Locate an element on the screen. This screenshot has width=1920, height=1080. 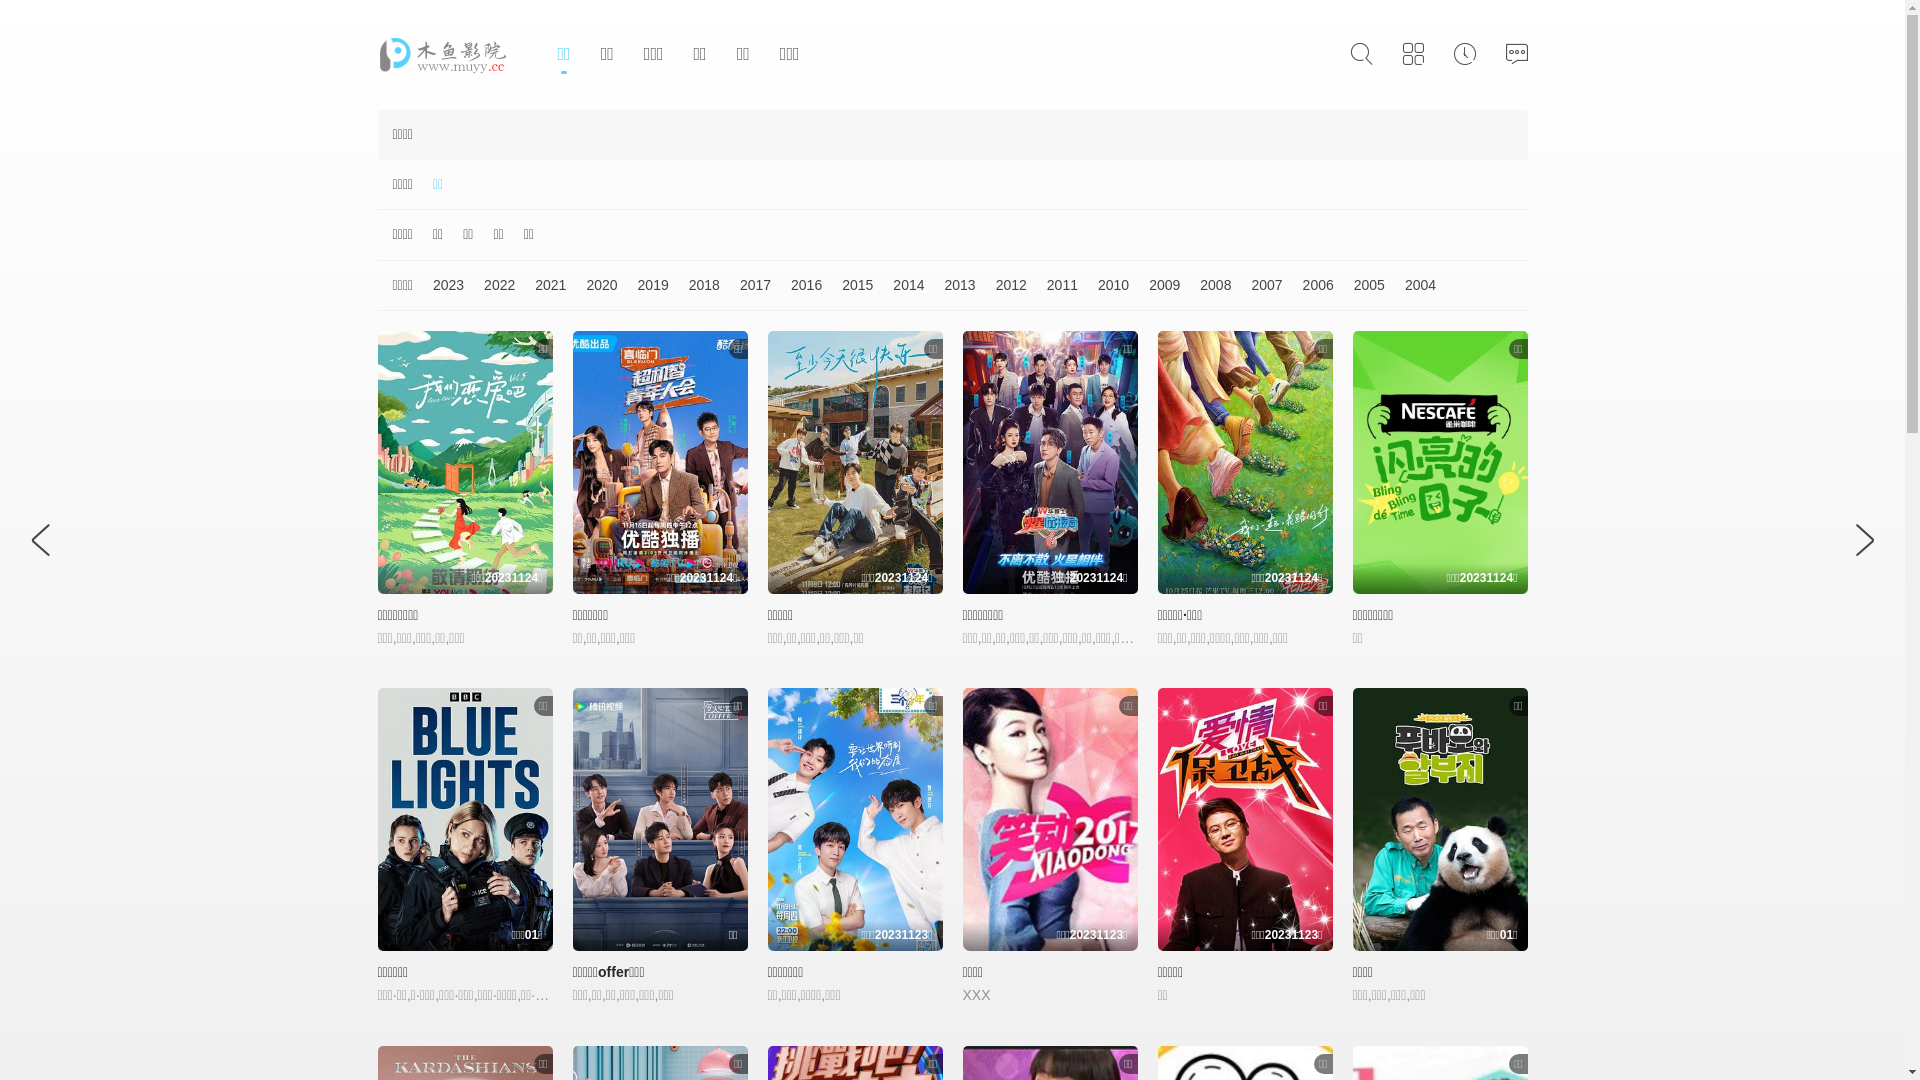
'2011' is located at coordinates (1051, 285).